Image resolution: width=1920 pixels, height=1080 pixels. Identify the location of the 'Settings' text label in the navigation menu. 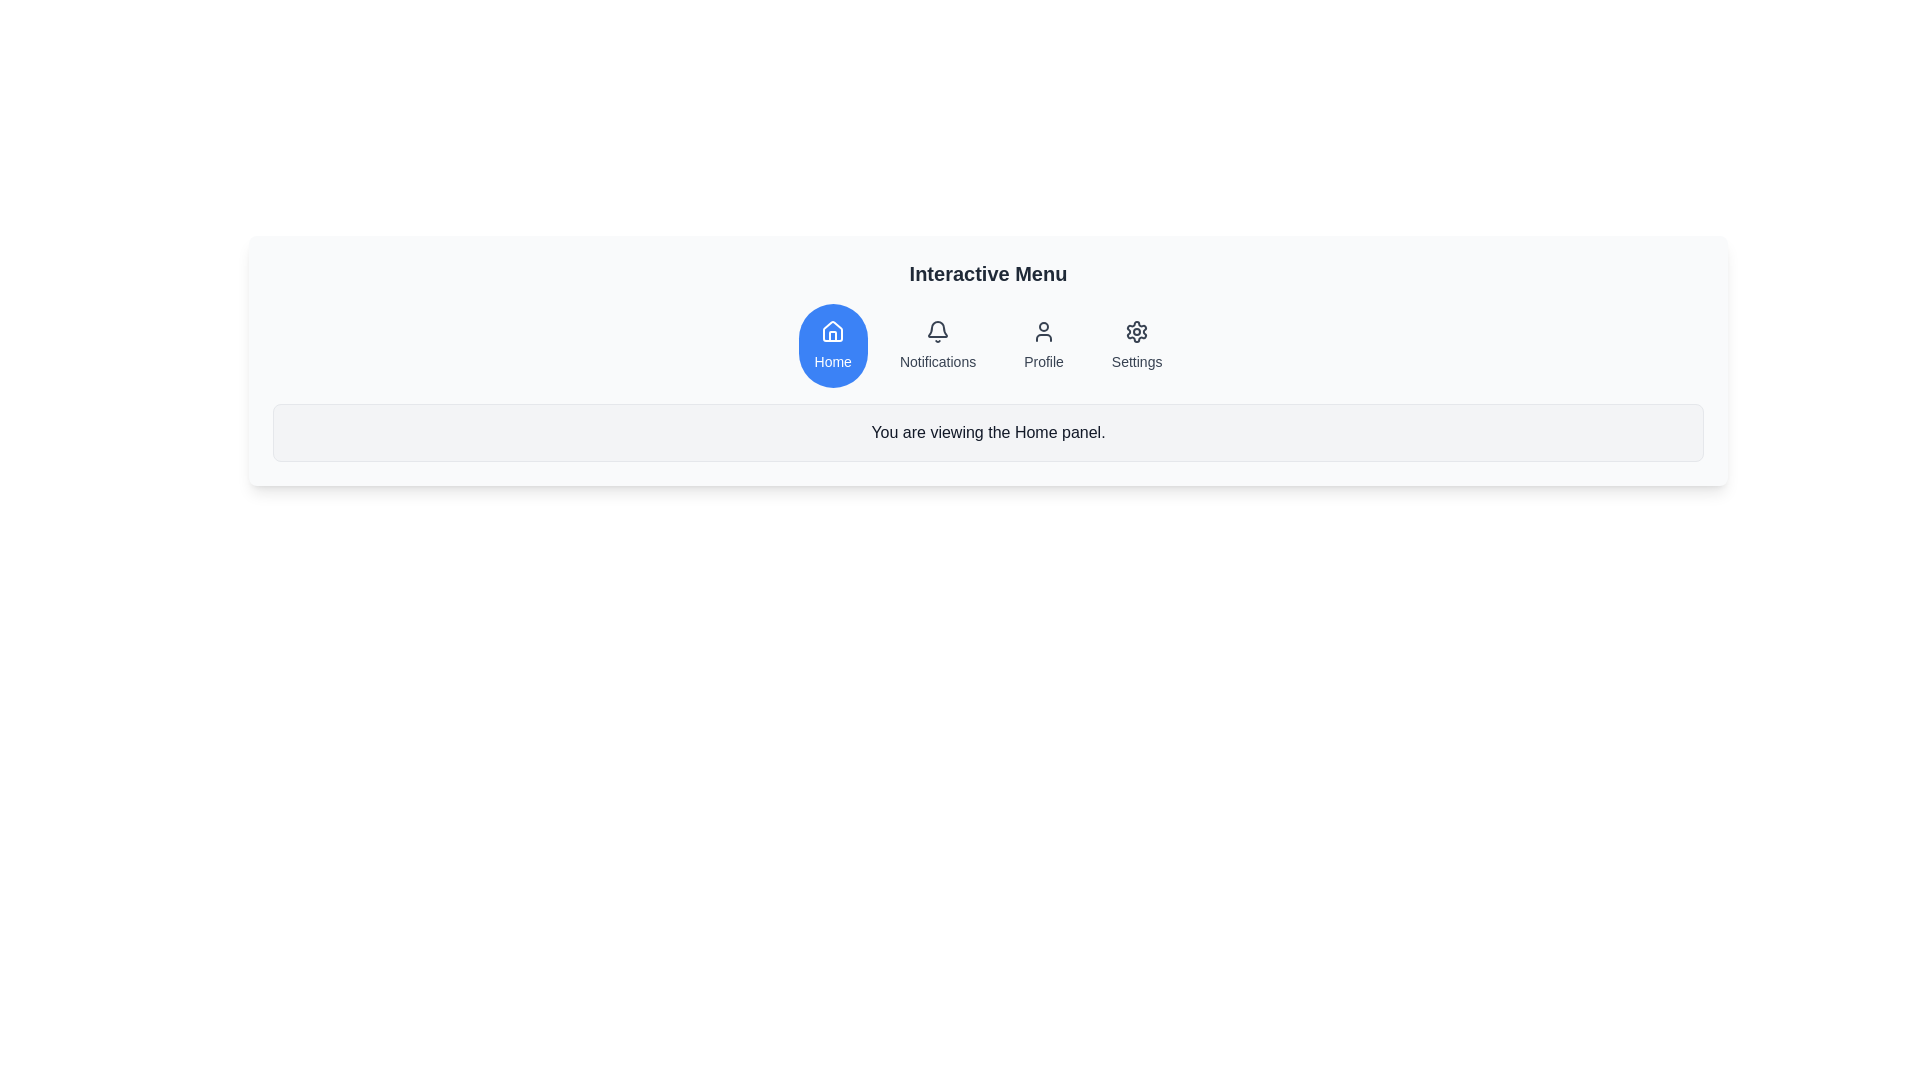
(1137, 362).